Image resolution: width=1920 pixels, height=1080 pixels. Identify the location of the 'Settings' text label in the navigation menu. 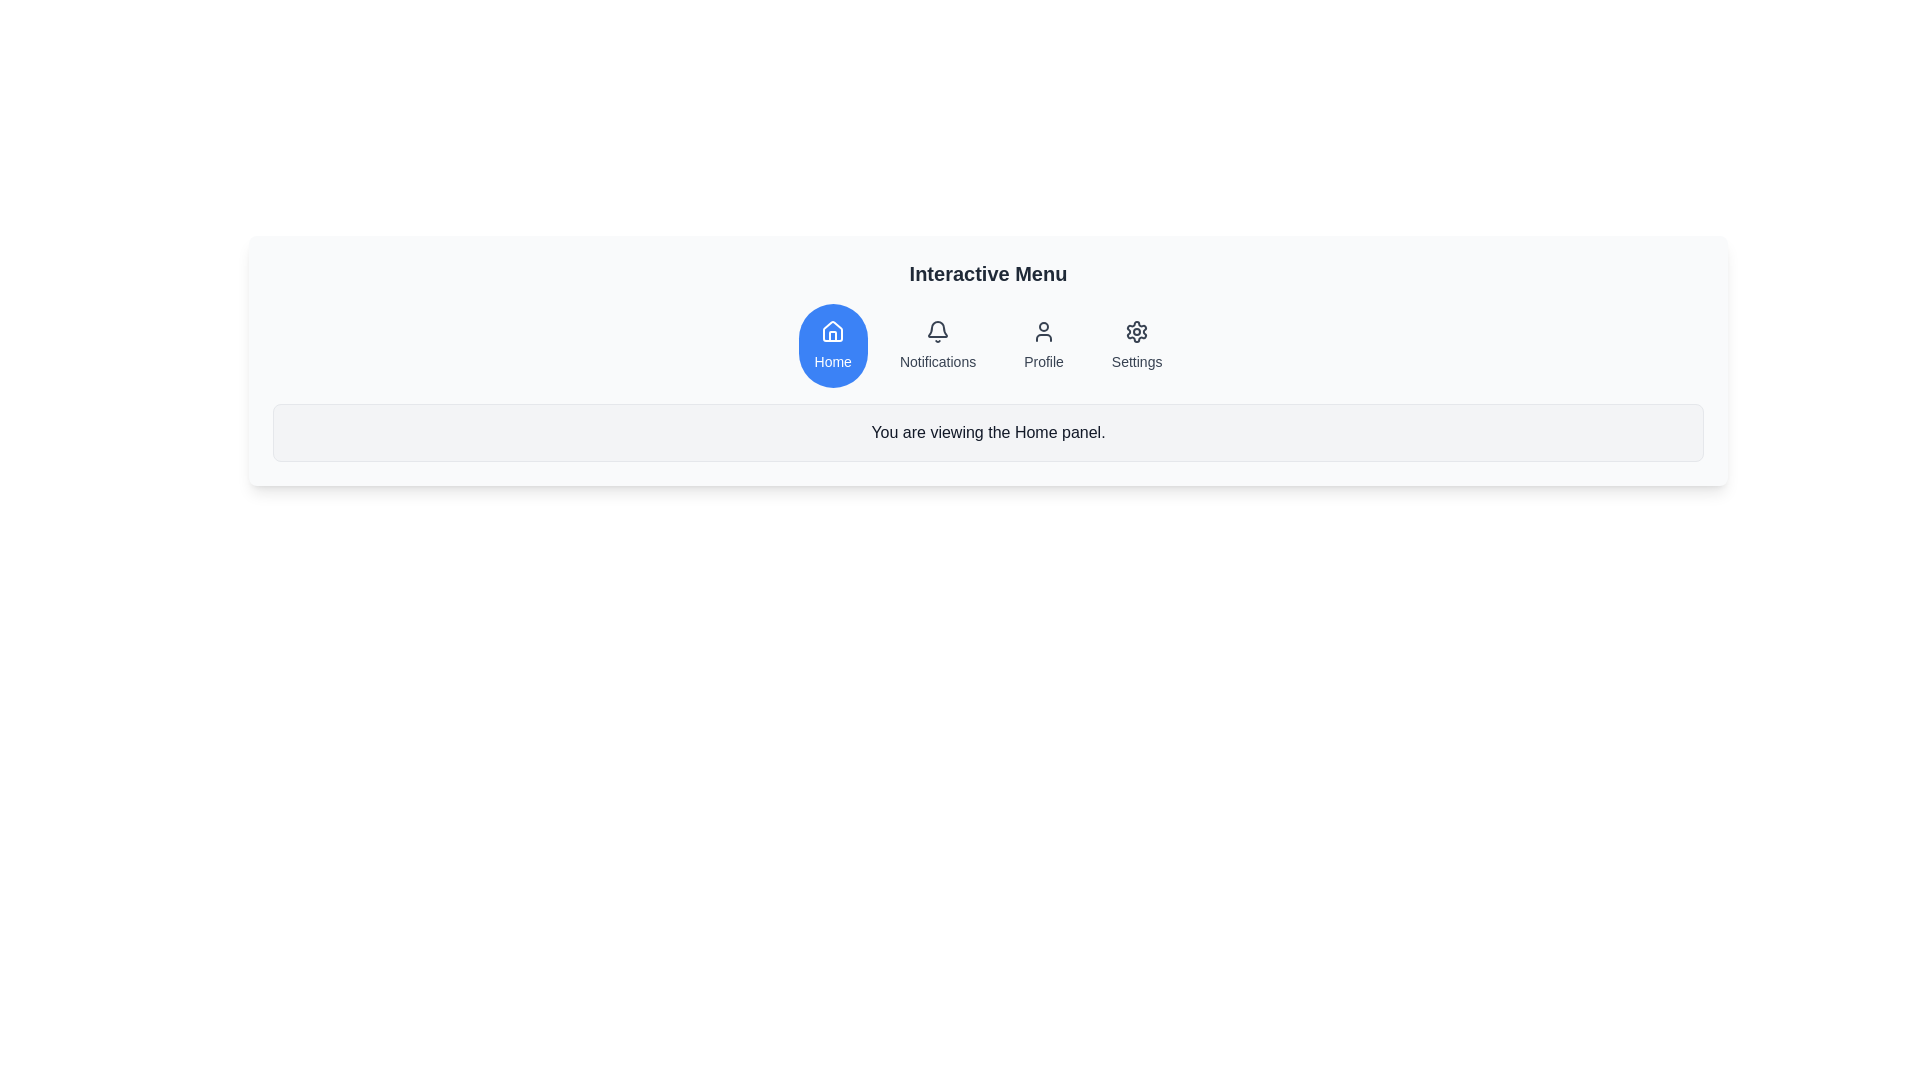
(1137, 362).